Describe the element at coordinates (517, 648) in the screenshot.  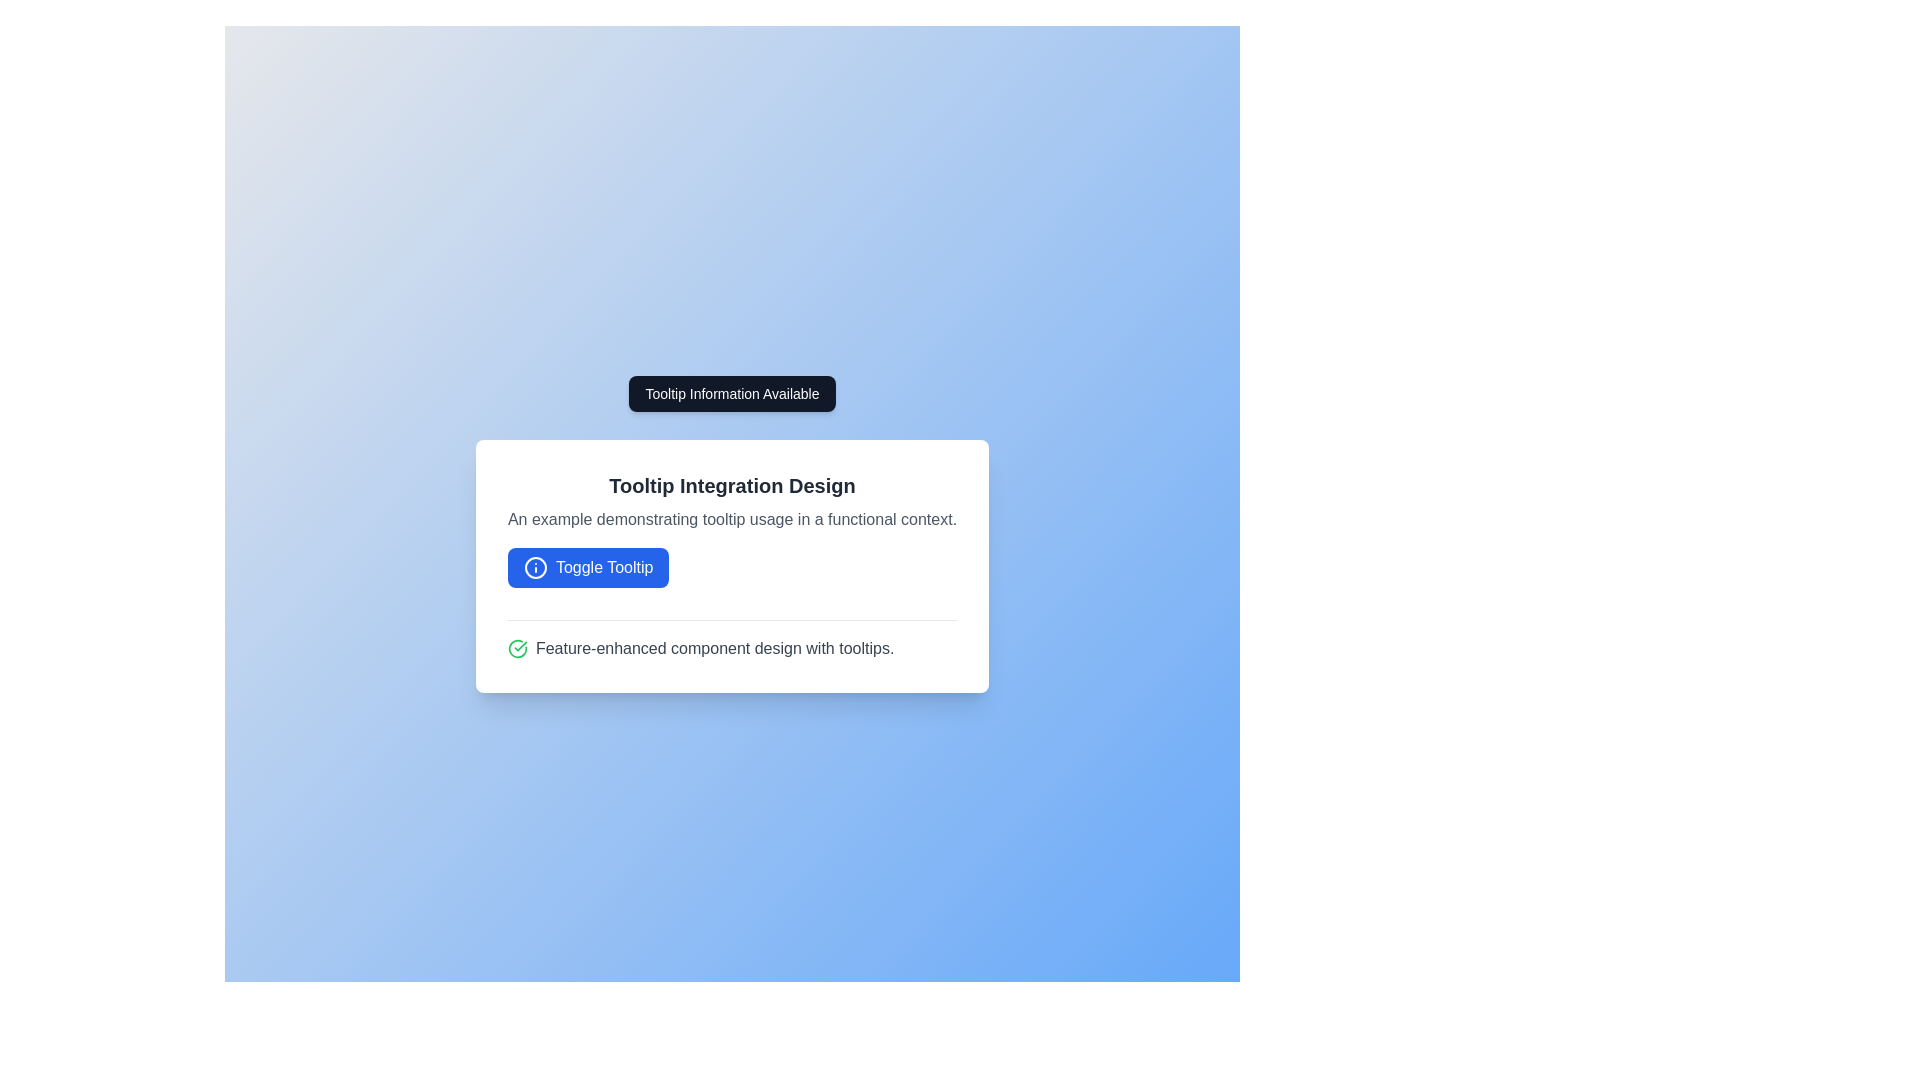
I see `the circular icon with a green border and a white checkmark, which indicates confirmation or success, located to the left of the text 'Feature-enhanced component design with tooltips.'` at that location.